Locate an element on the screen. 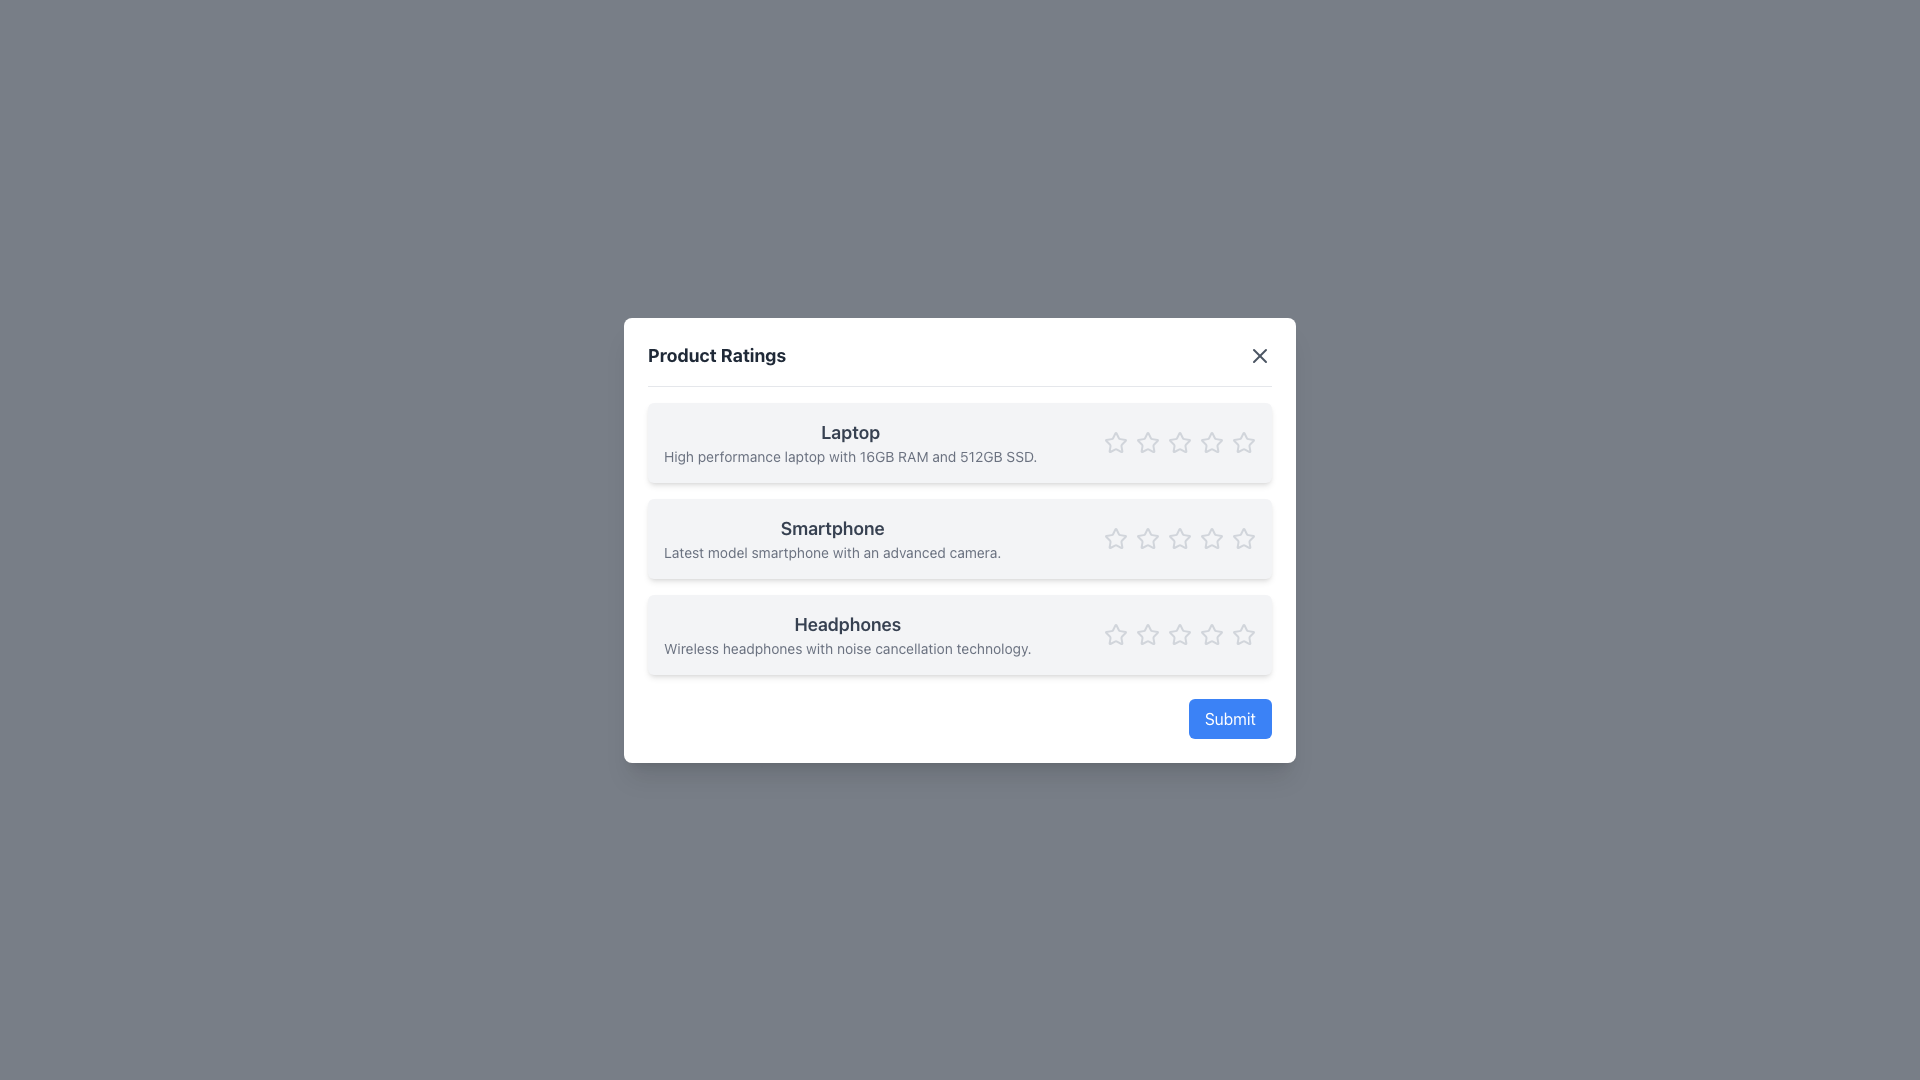 The image size is (1920, 1080). the non-interactive Text Label providing information about the product 'Laptop', located under the 'Laptop' title in the first product rating card is located at coordinates (850, 456).